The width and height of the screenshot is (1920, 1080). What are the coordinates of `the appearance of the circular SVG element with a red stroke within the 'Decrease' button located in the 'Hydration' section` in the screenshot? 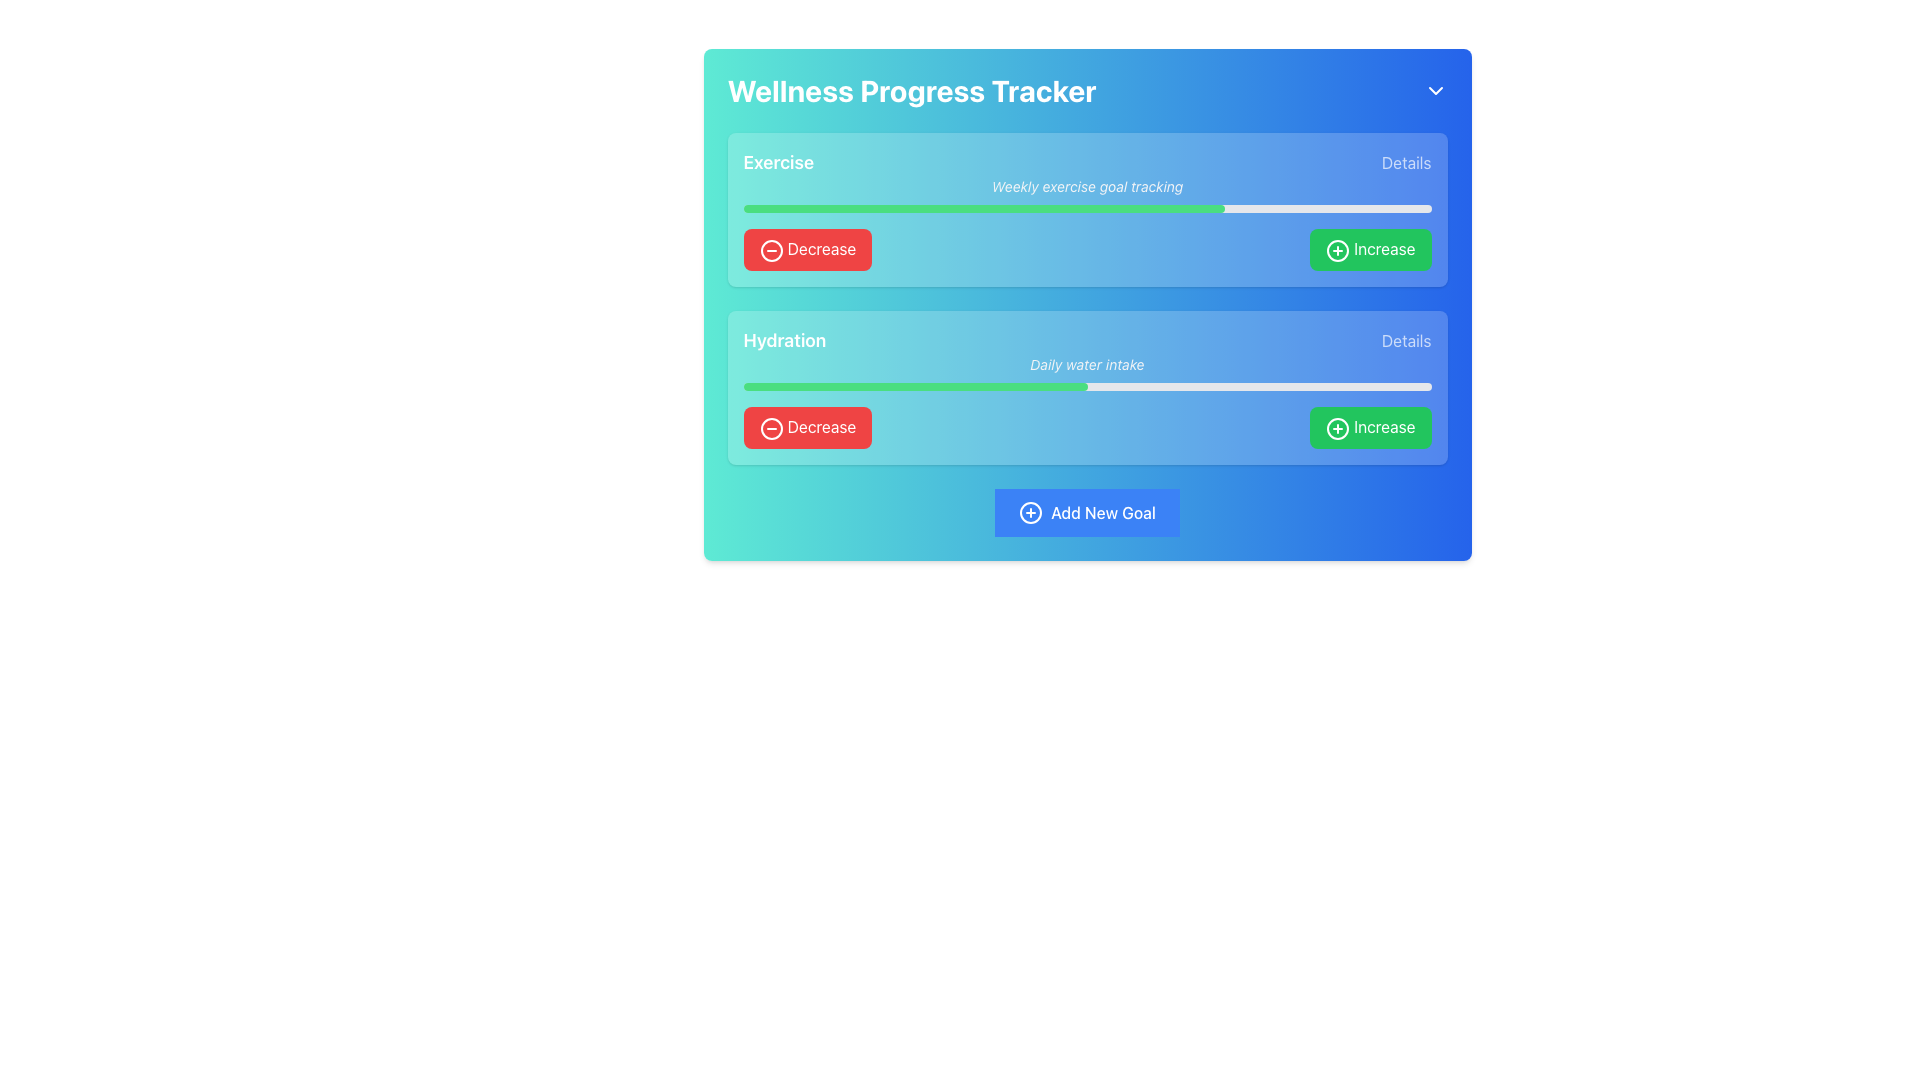 It's located at (770, 427).